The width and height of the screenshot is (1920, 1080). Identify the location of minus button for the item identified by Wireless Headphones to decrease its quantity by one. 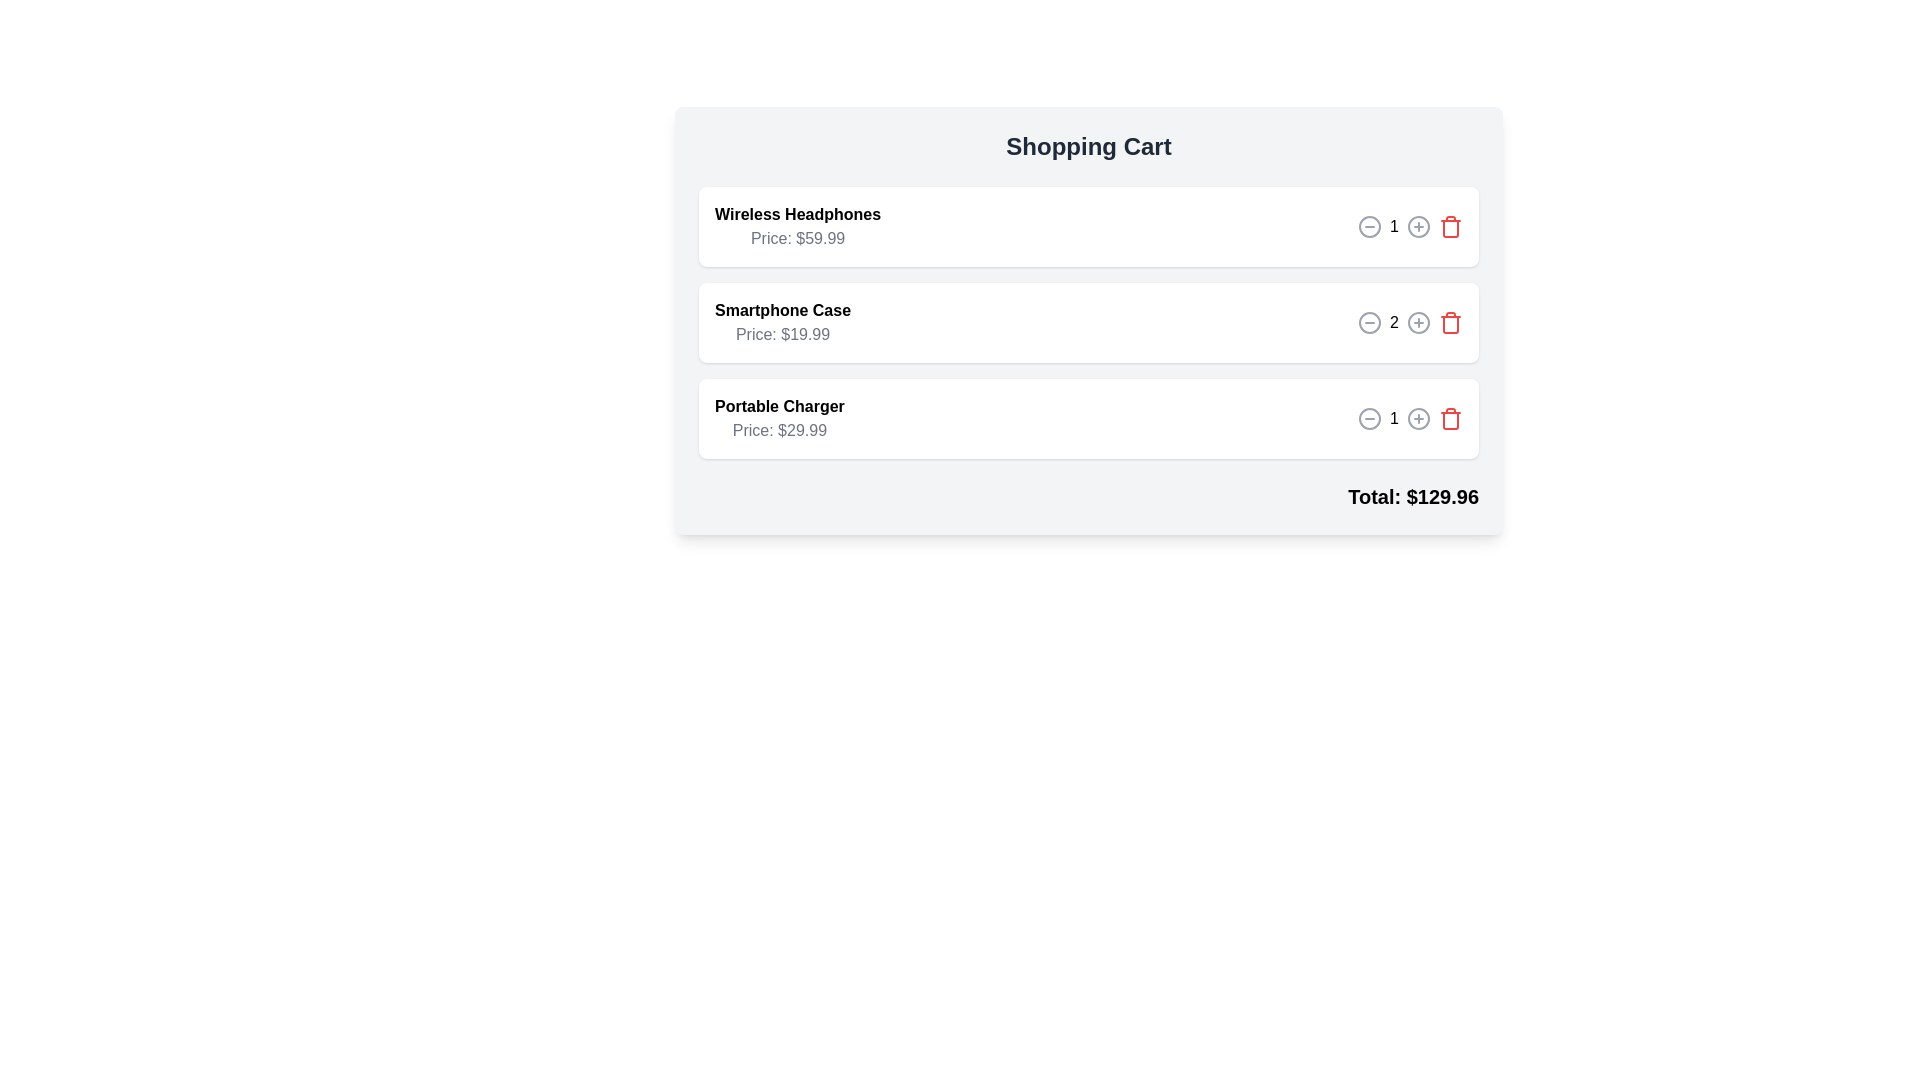
(1368, 226).